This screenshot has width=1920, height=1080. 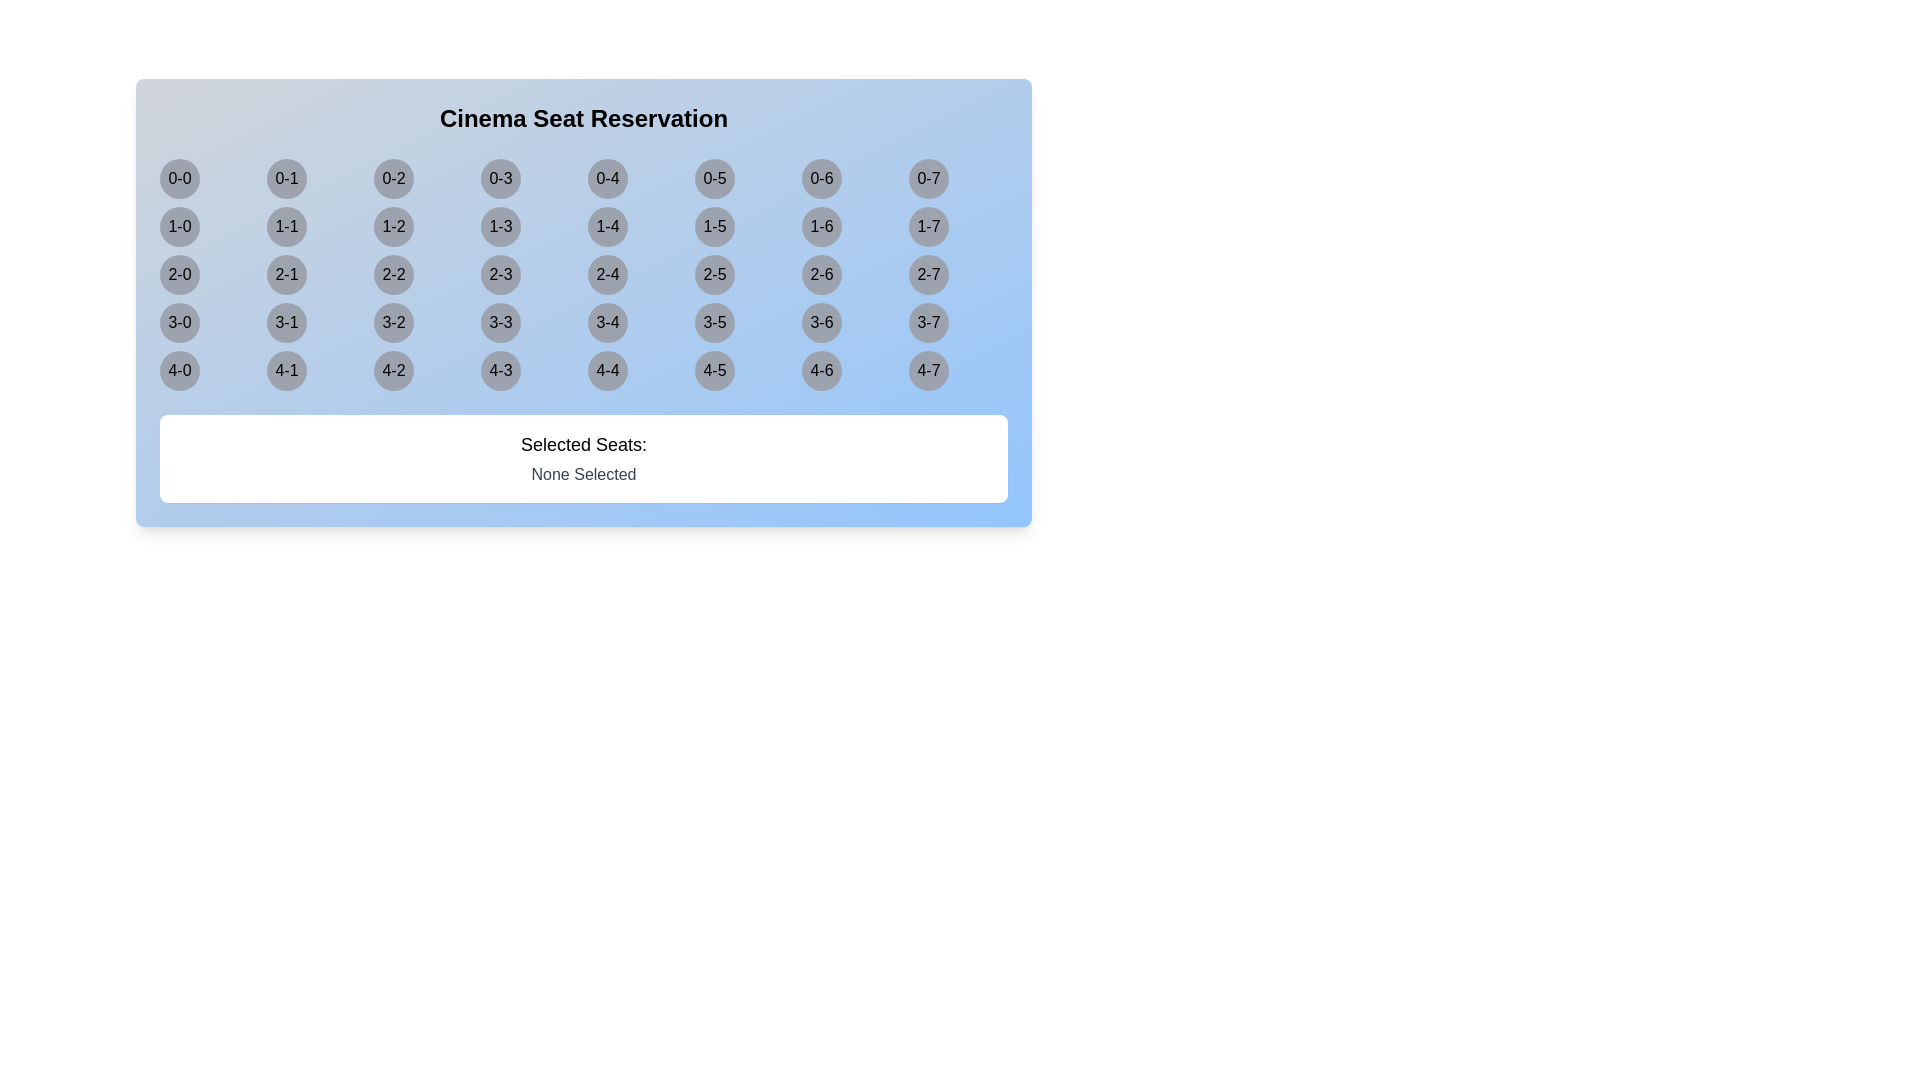 What do you see at coordinates (393, 370) in the screenshot?
I see `the circular button labeled '4-2' with a gray background` at bounding box center [393, 370].